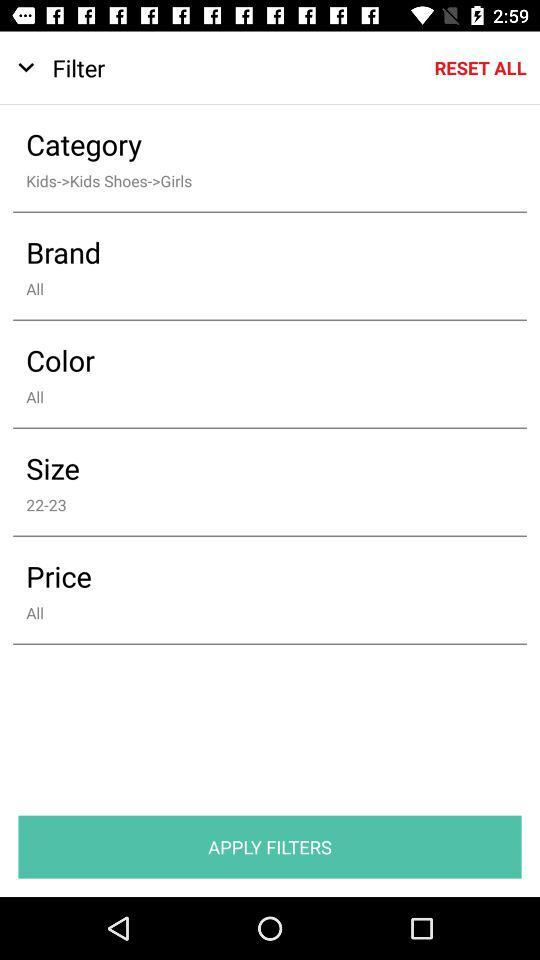  What do you see at coordinates (479, 68) in the screenshot?
I see `reset all icon` at bounding box center [479, 68].